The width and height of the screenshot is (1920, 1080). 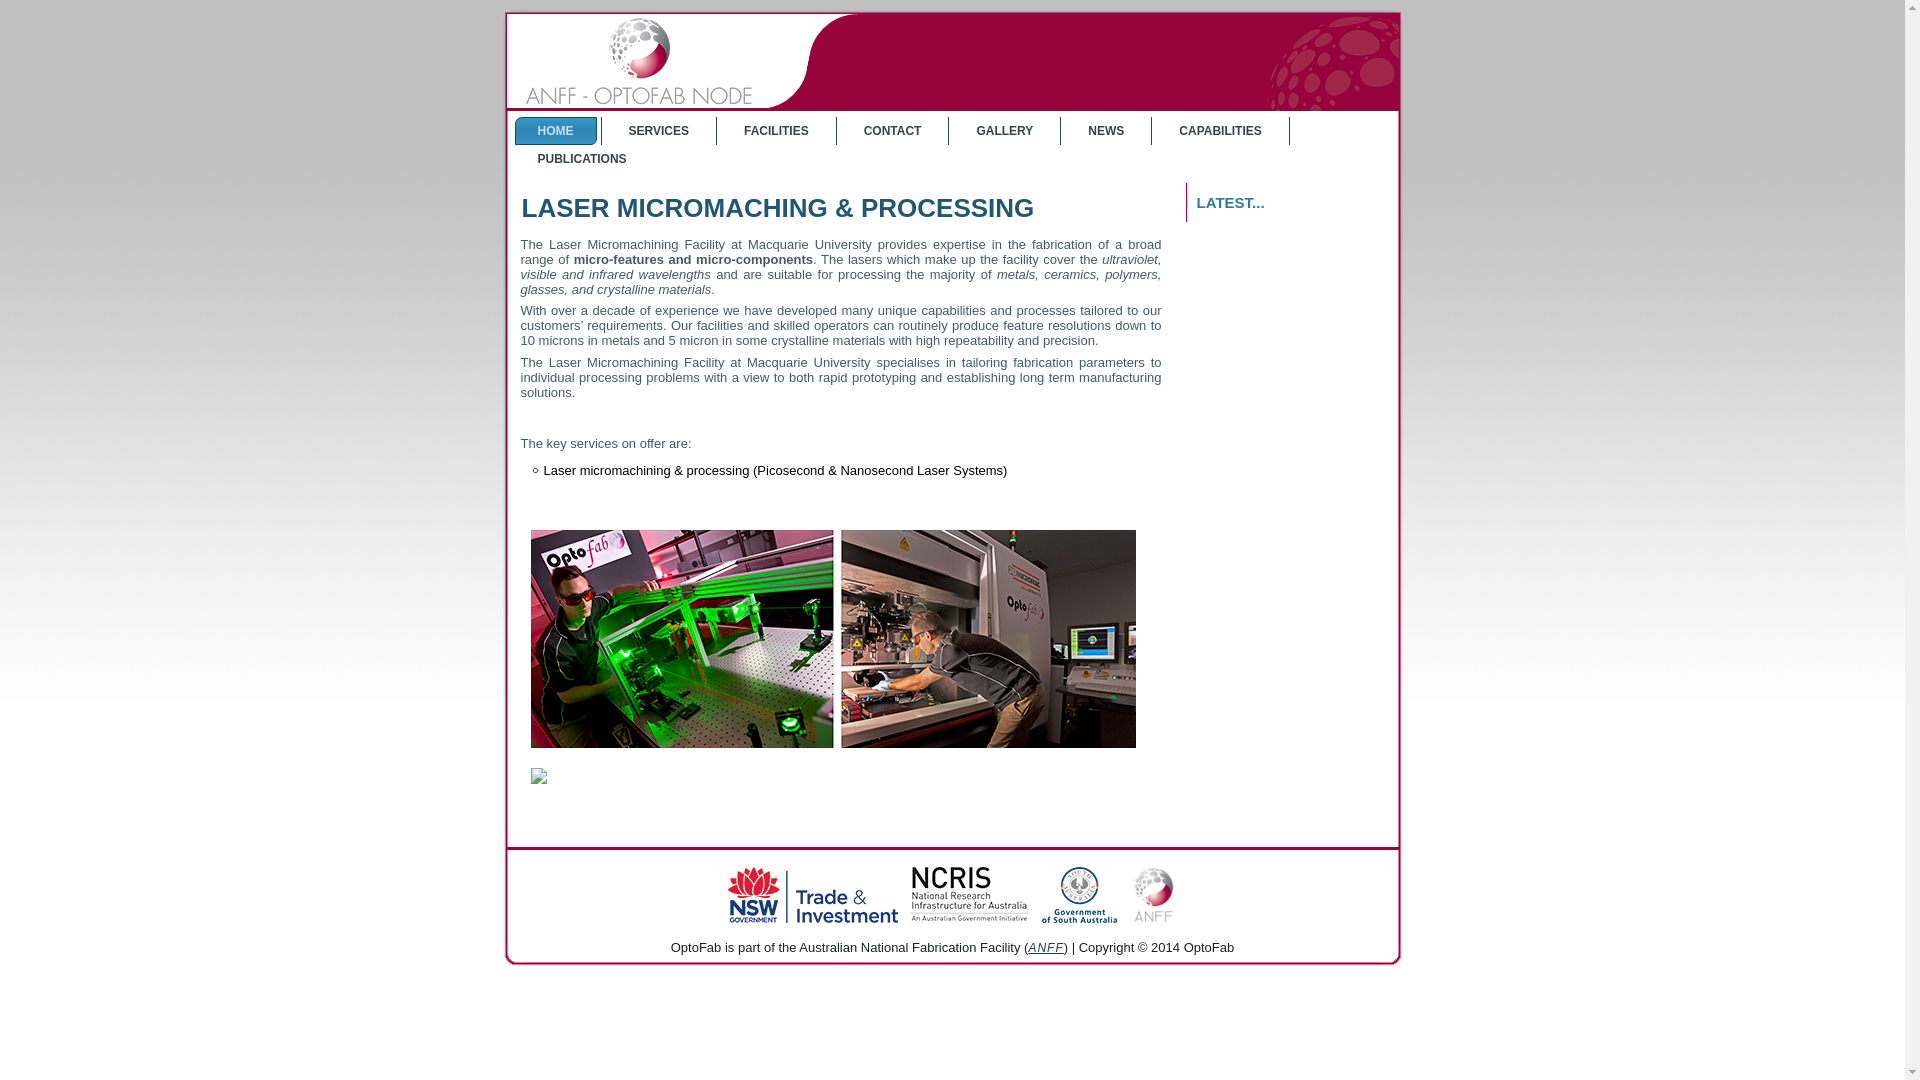 What do you see at coordinates (580, 157) in the screenshot?
I see `'PUBLICATIONS'` at bounding box center [580, 157].